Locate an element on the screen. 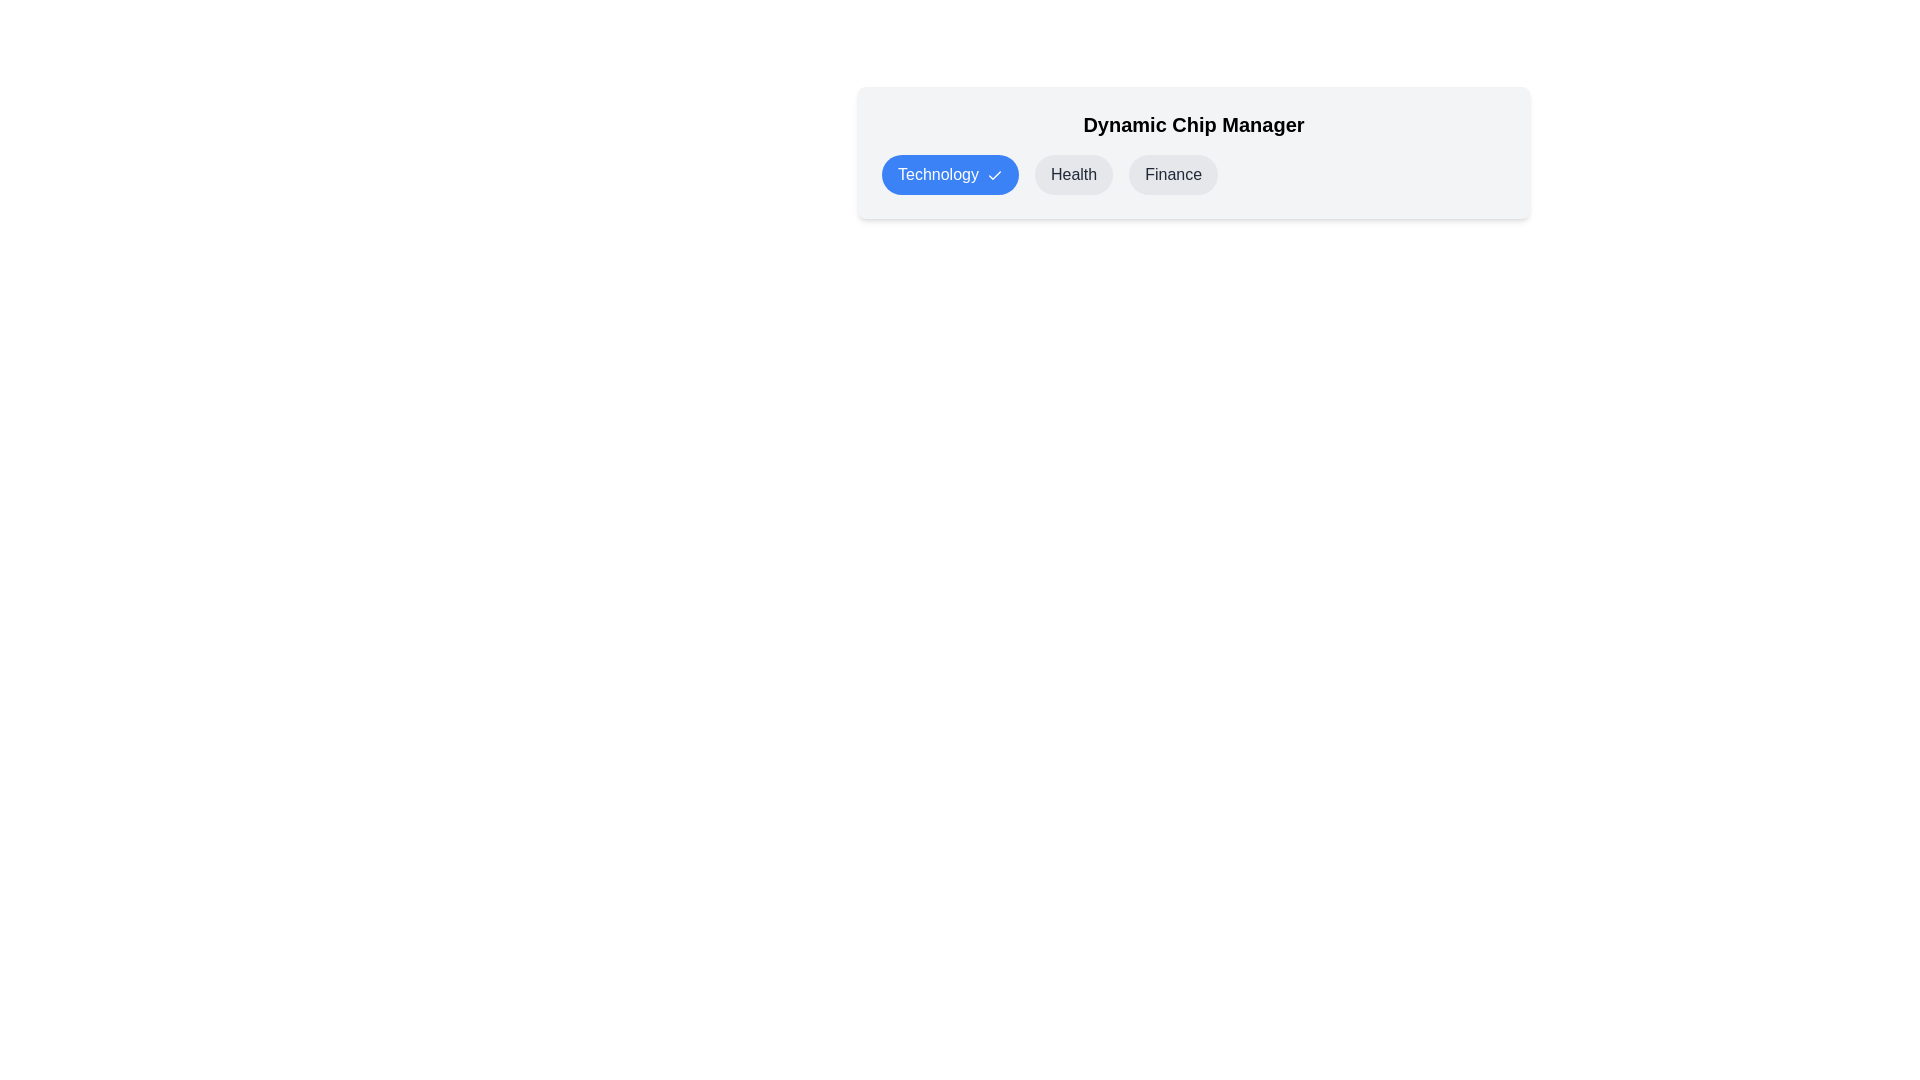 The width and height of the screenshot is (1920, 1080). the chip labeled Health to toggle its state is located at coordinates (1073, 173).